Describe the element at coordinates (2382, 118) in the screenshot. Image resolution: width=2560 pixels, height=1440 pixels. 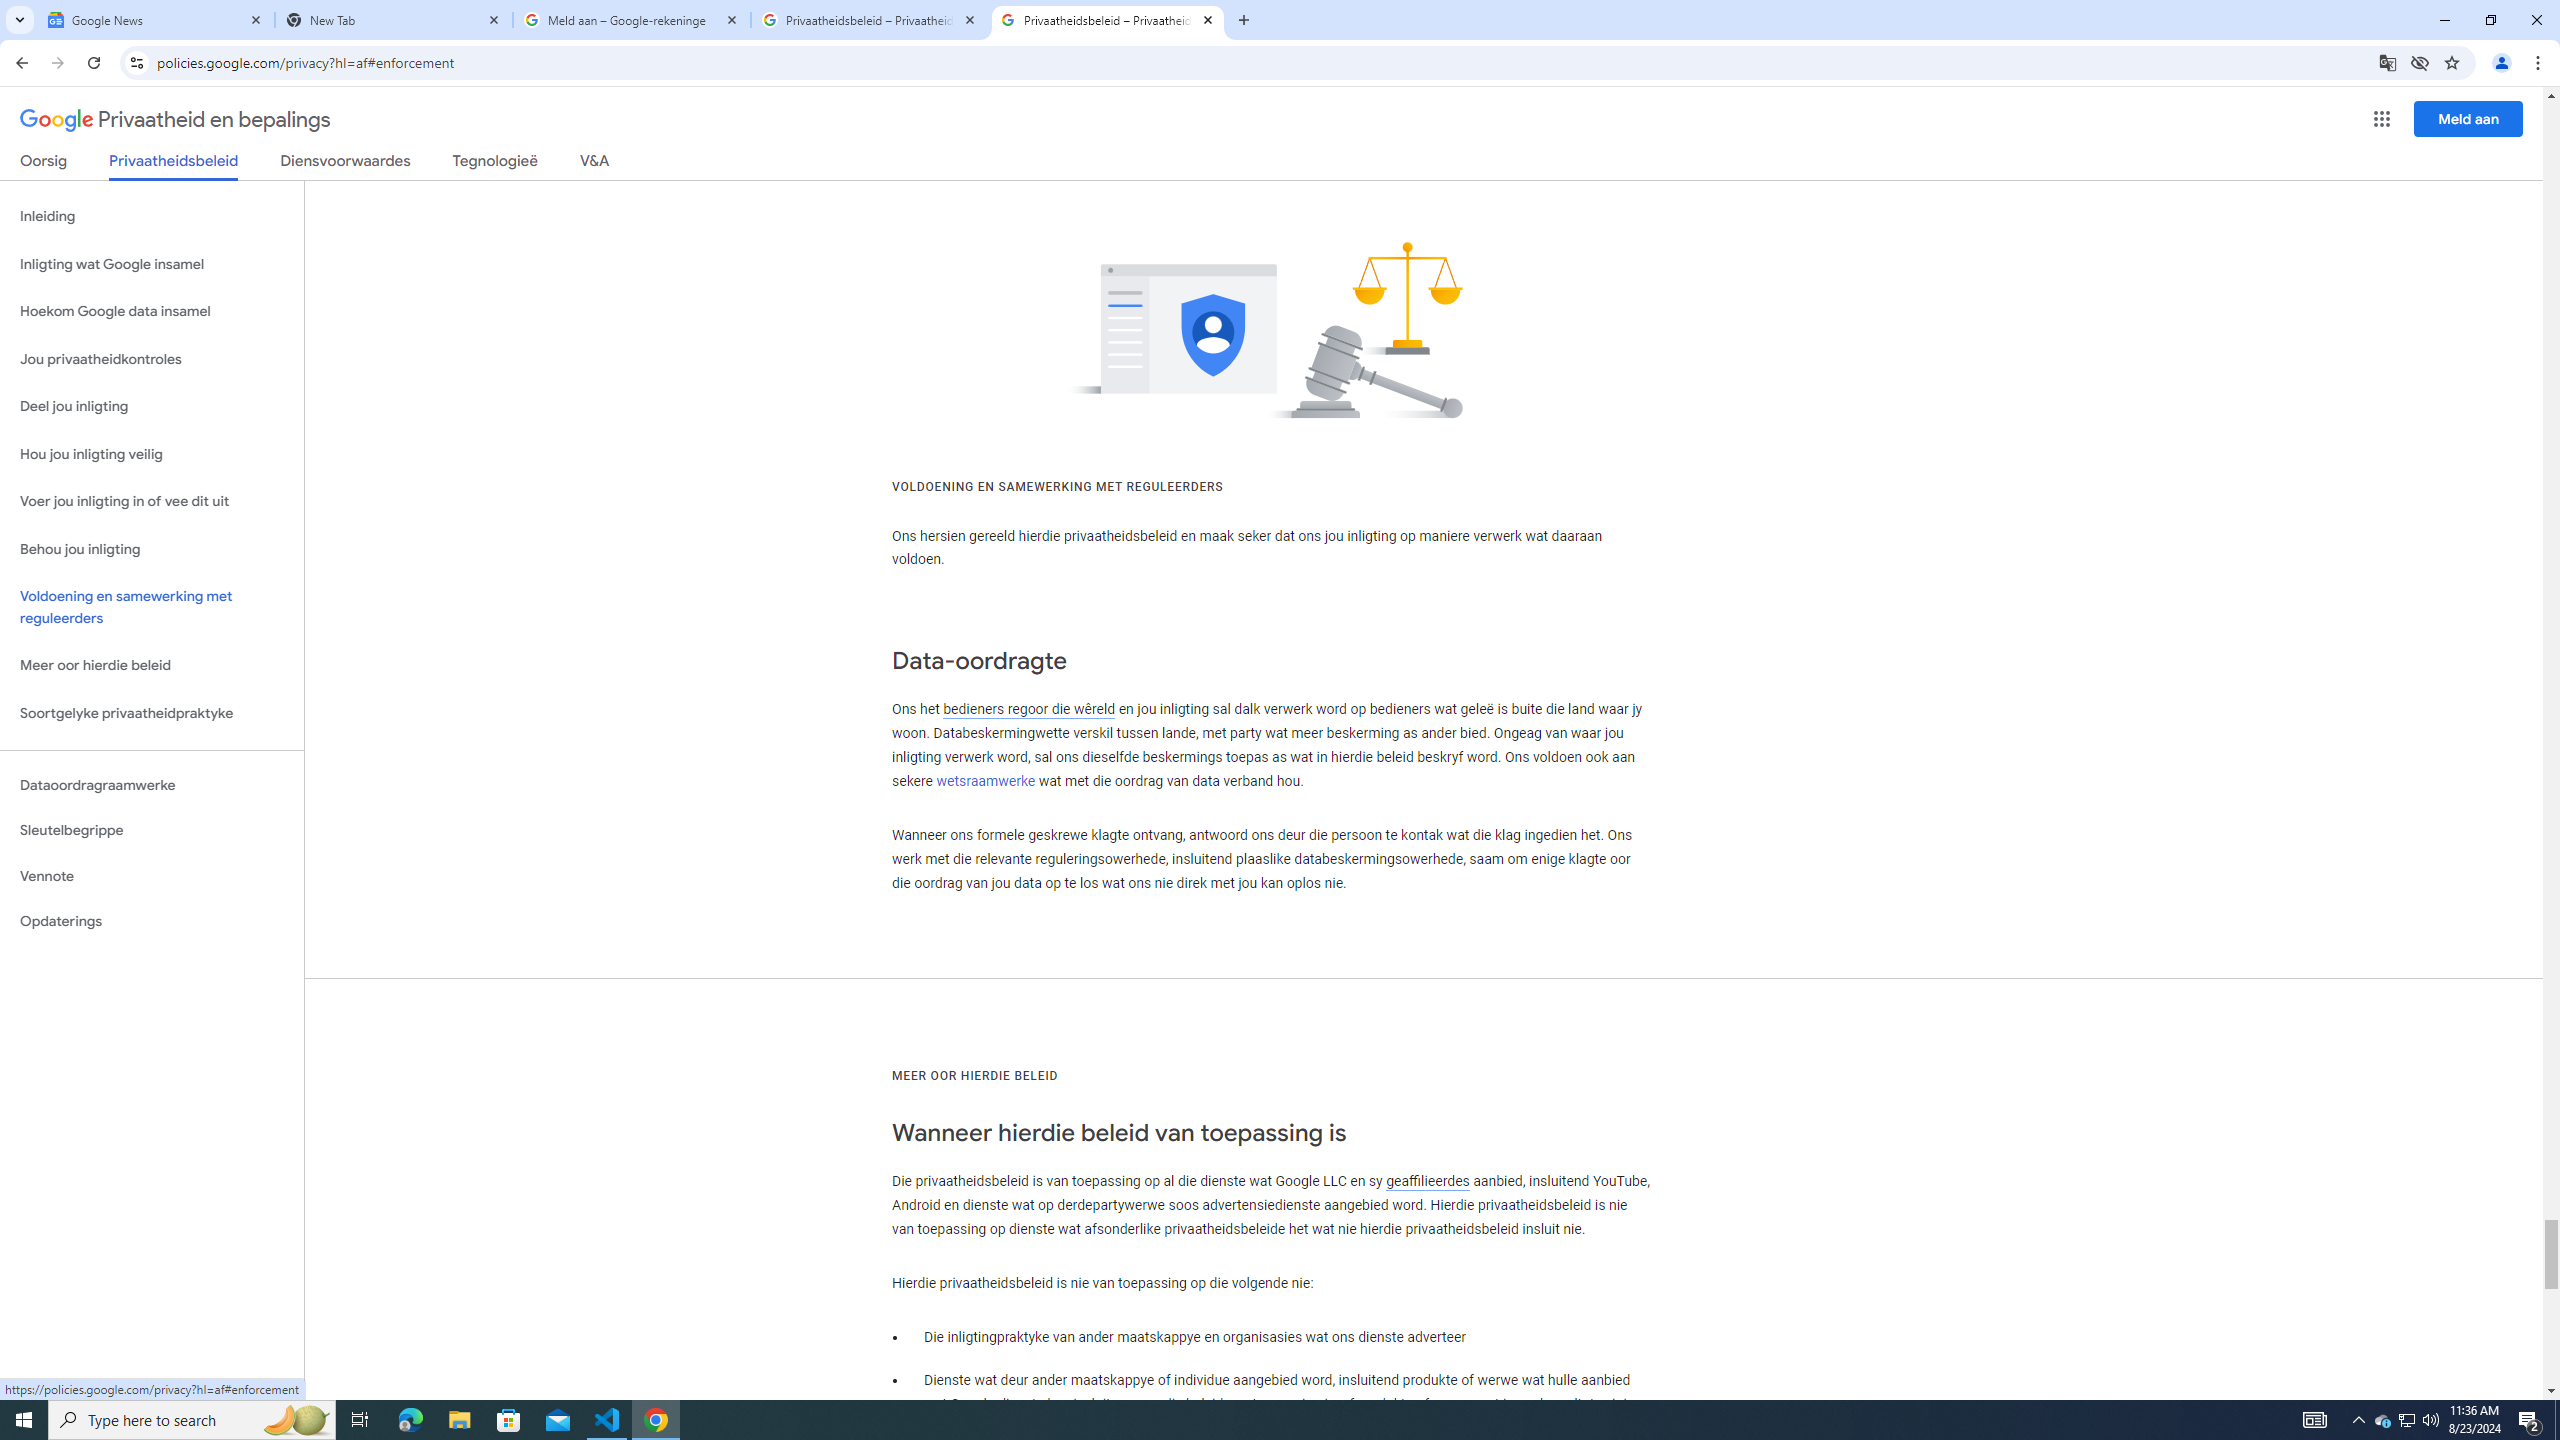
I see `'Google-programme'` at that location.